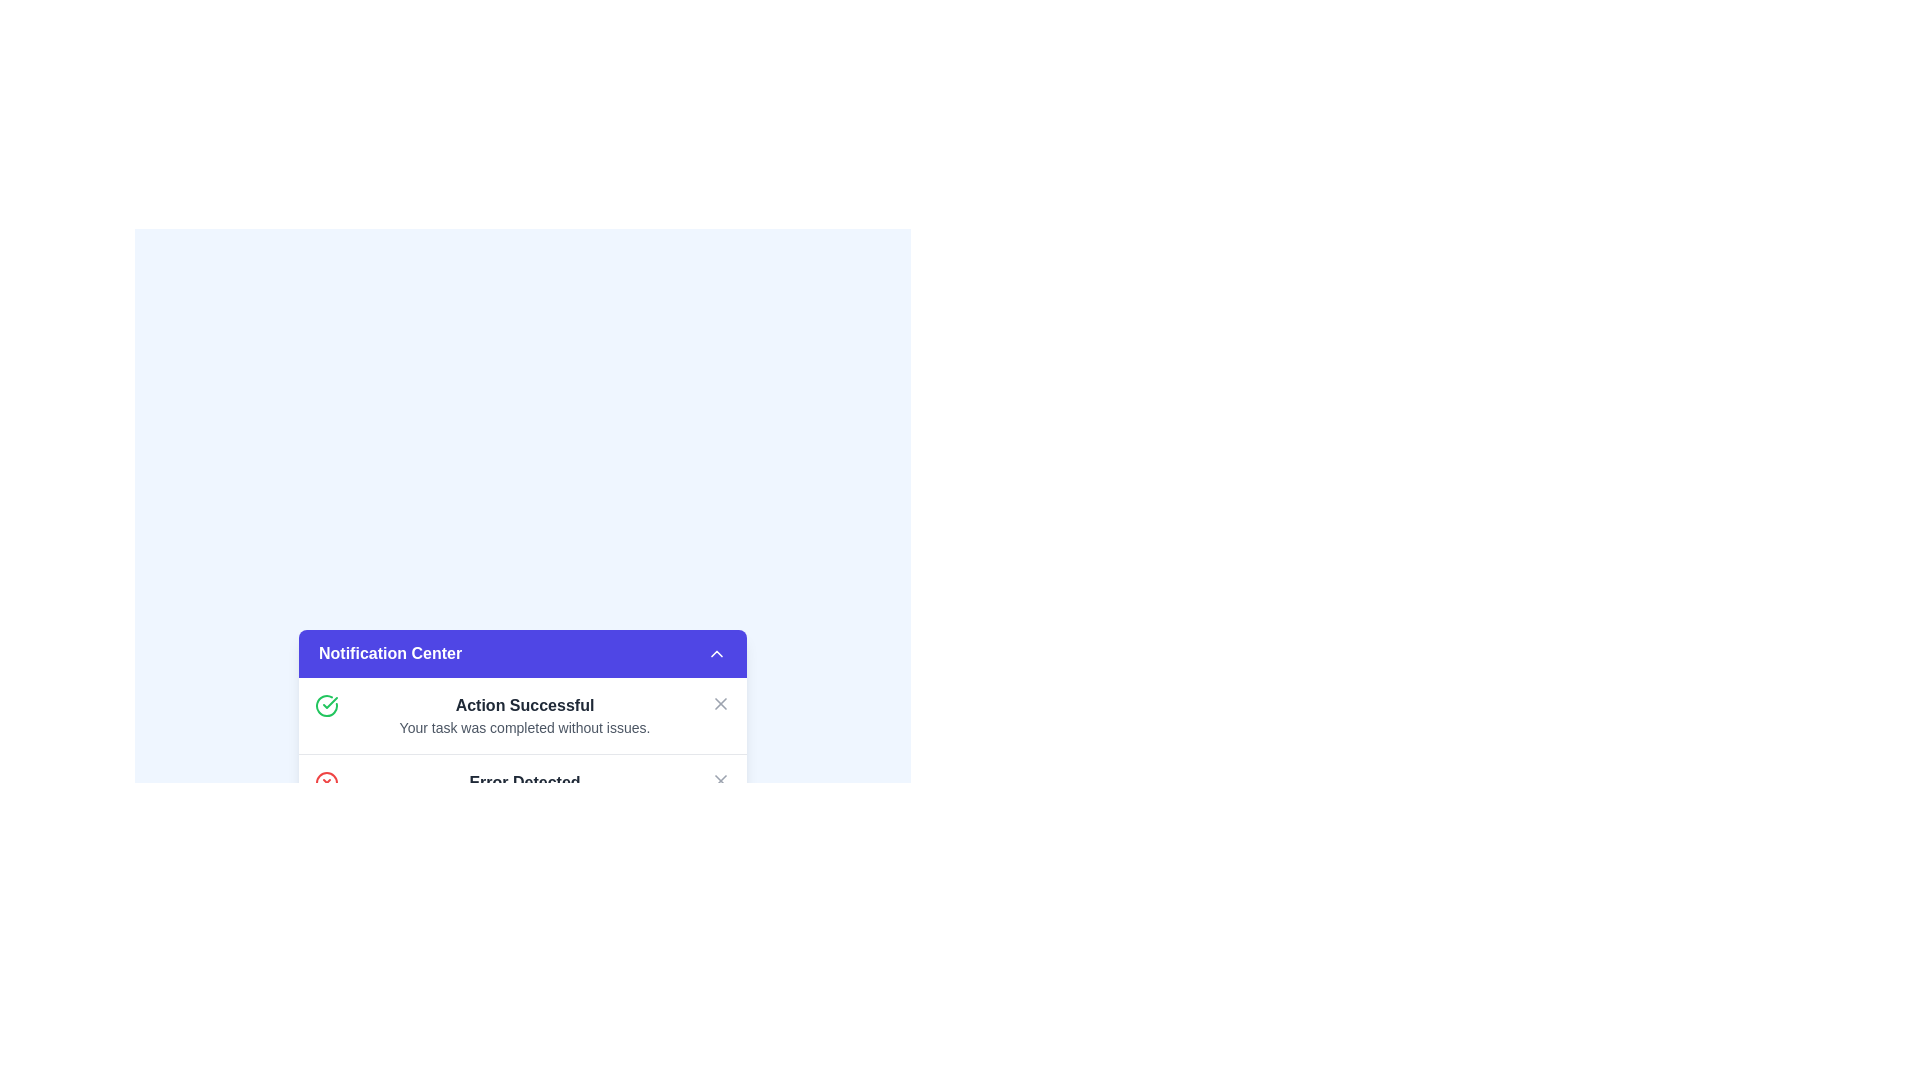 This screenshot has width=1920, height=1080. What do you see at coordinates (524, 704) in the screenshot?
I see `text label displaying 'Action Successful' in bold, dark gray font, positioned at the top center of the notification card` at bounding box center [524, 704].